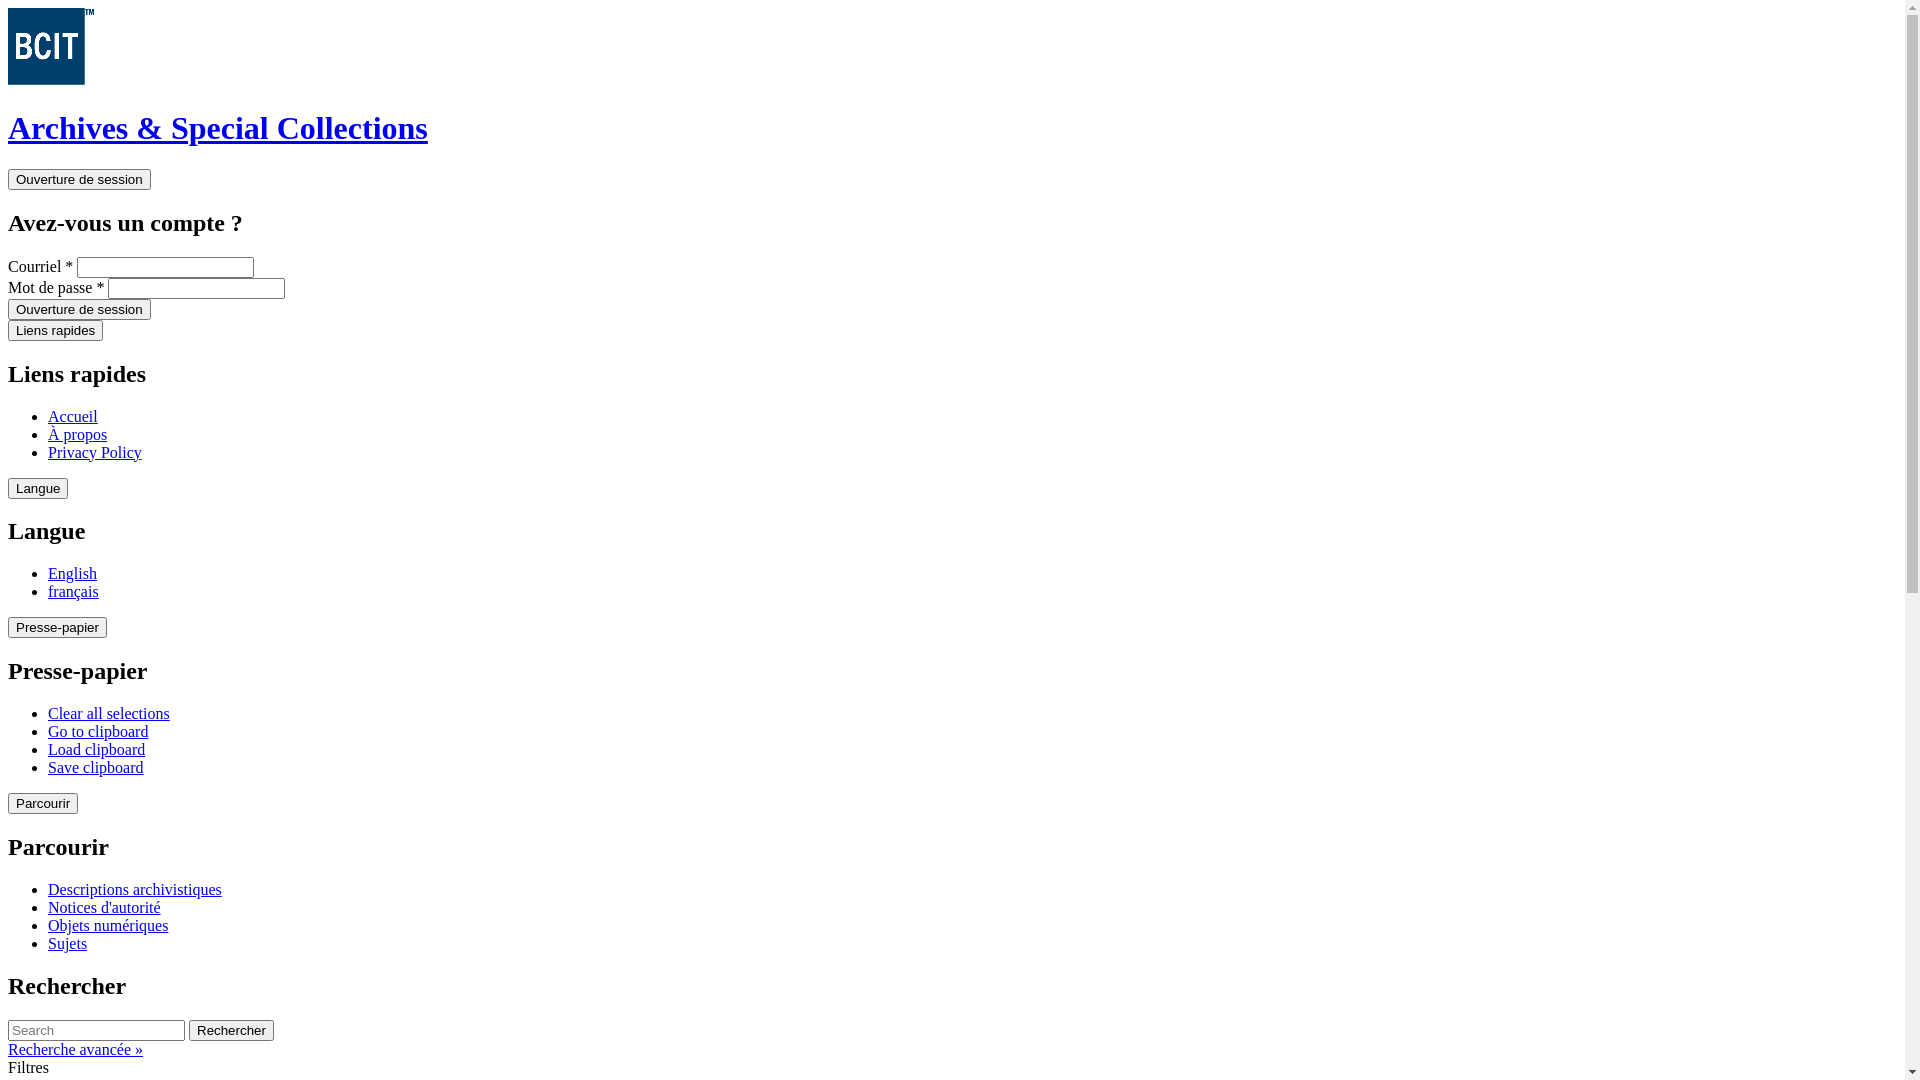 This screenshot has height=1080, width=1920. What do you see at coordinates (95, 749) in the screenshot?
I see `'Load clipboard'` at bounding box center [95, 749].